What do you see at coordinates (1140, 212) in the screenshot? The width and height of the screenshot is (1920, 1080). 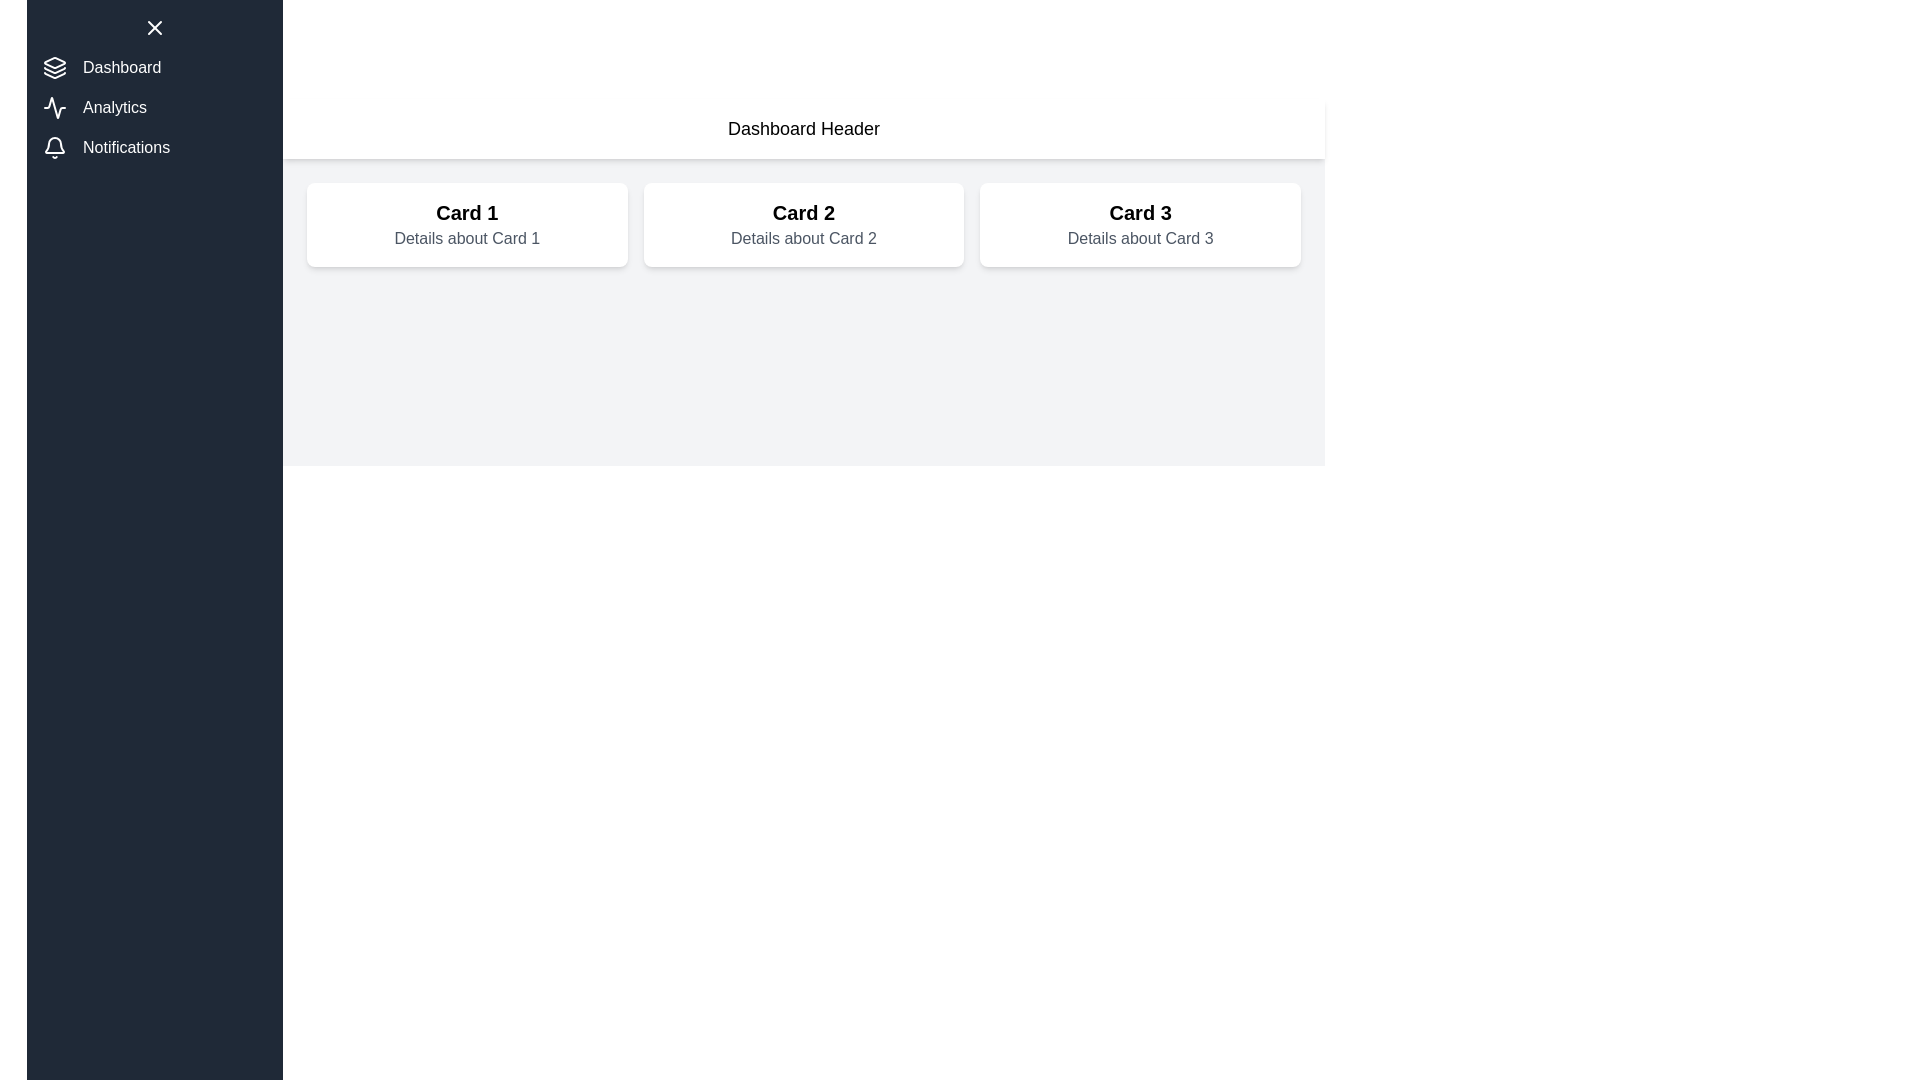 I see `the title Text Label of 'Card 3', which is positioned at the top of the card and above the gray description text 'Details about Card 3'` at bounding box center [1140, 212].